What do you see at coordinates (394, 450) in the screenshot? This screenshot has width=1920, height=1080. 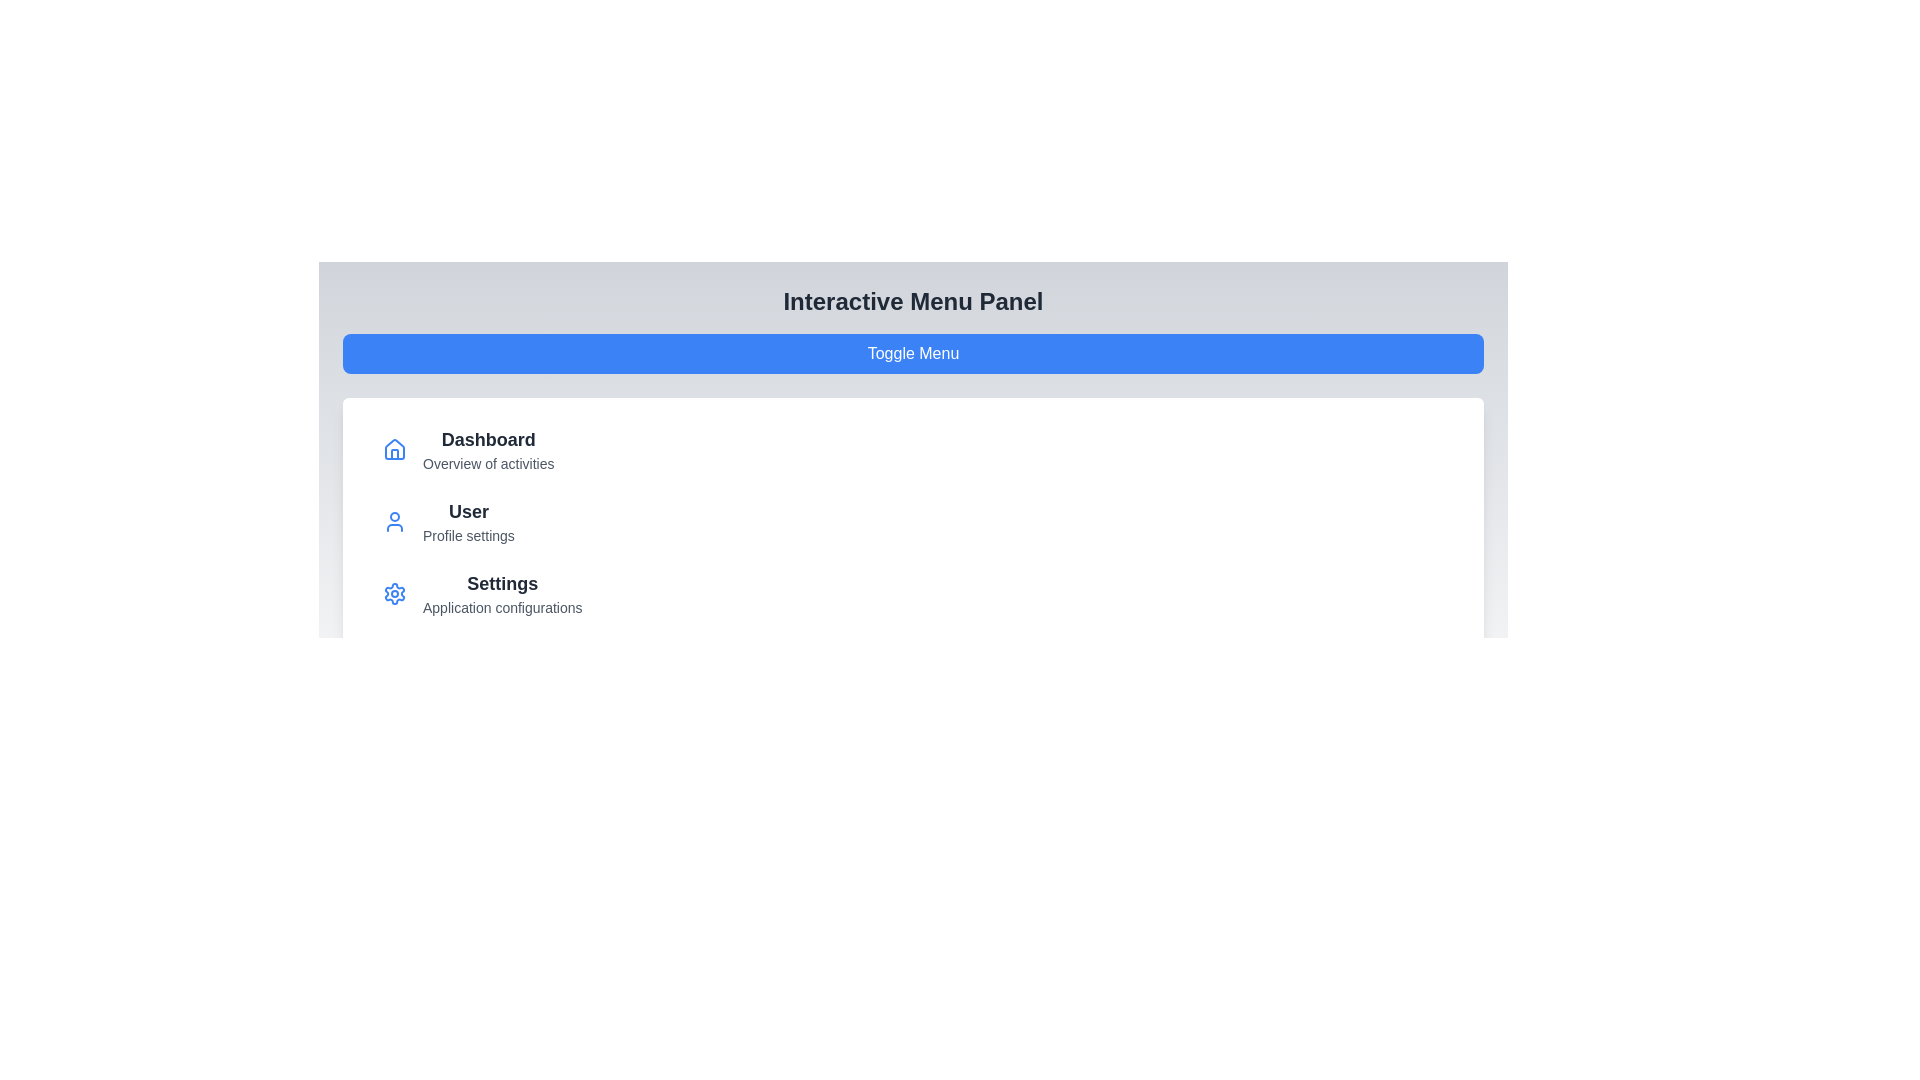 I see `the icon associated with the menu item labeled Dashboard` at bounding box center [394, 450].